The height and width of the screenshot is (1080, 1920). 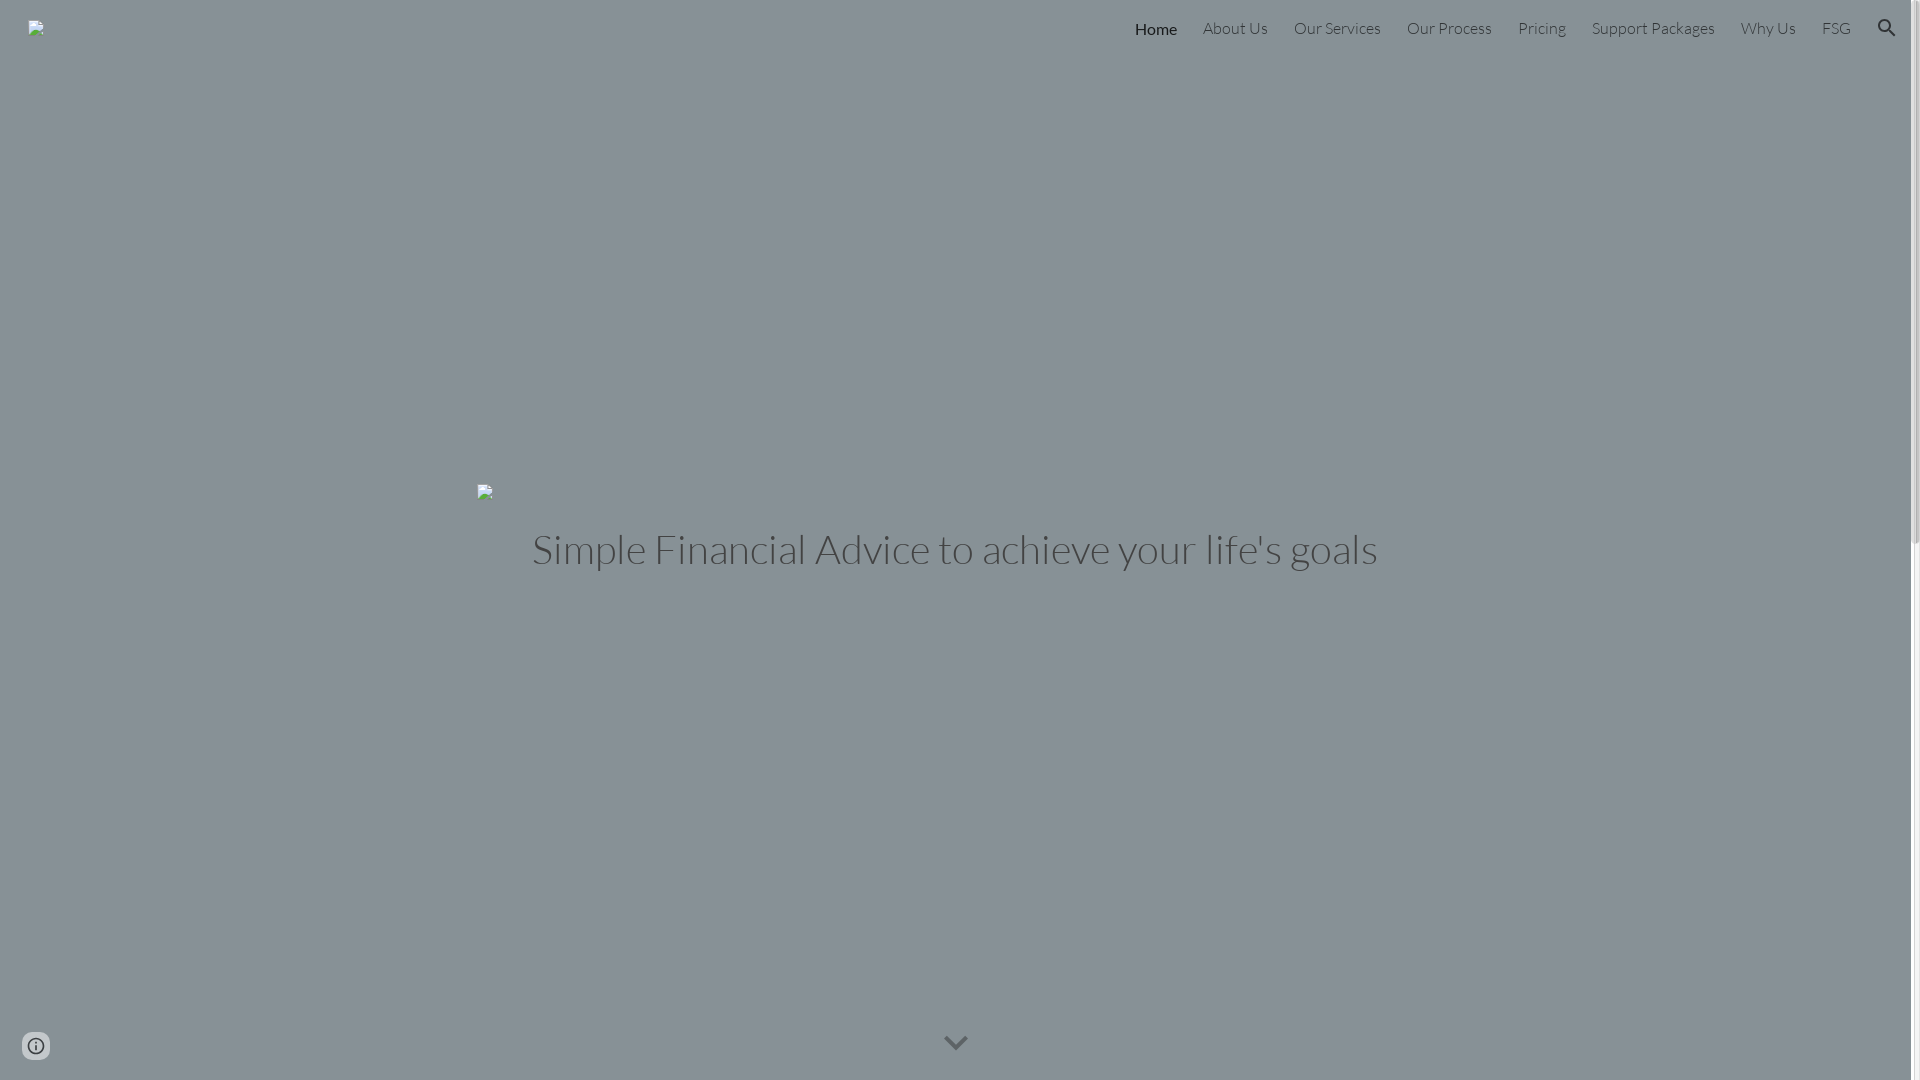 What do you see at coordinates (1337, 27) in the screenshot?
I see `'Our Services'` at bounding box center [1337, 27].